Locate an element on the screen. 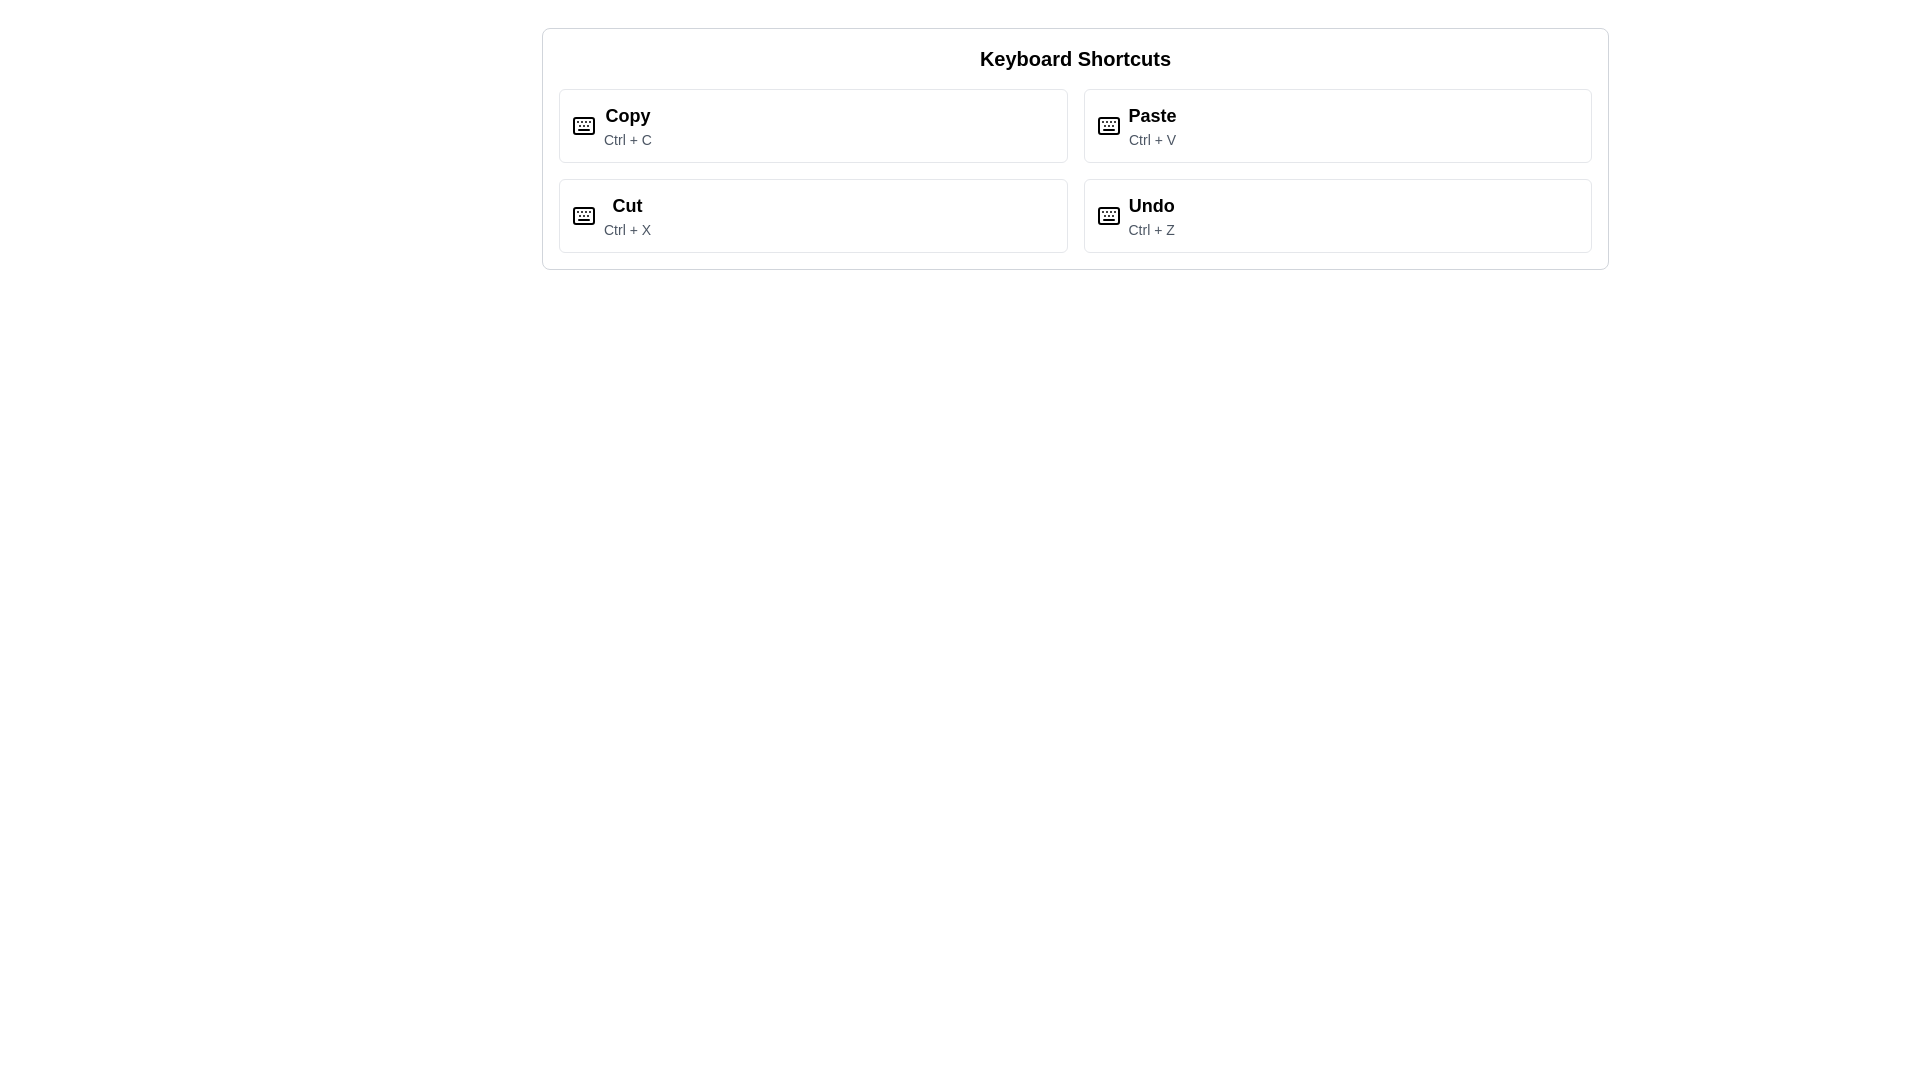  the small keyboard icon with a black outline located to the left of the 'Undo' and 'Ctrl + Z' labels in the 'Keyboard Shortcuts' section is located at coordinates (1107, 216).